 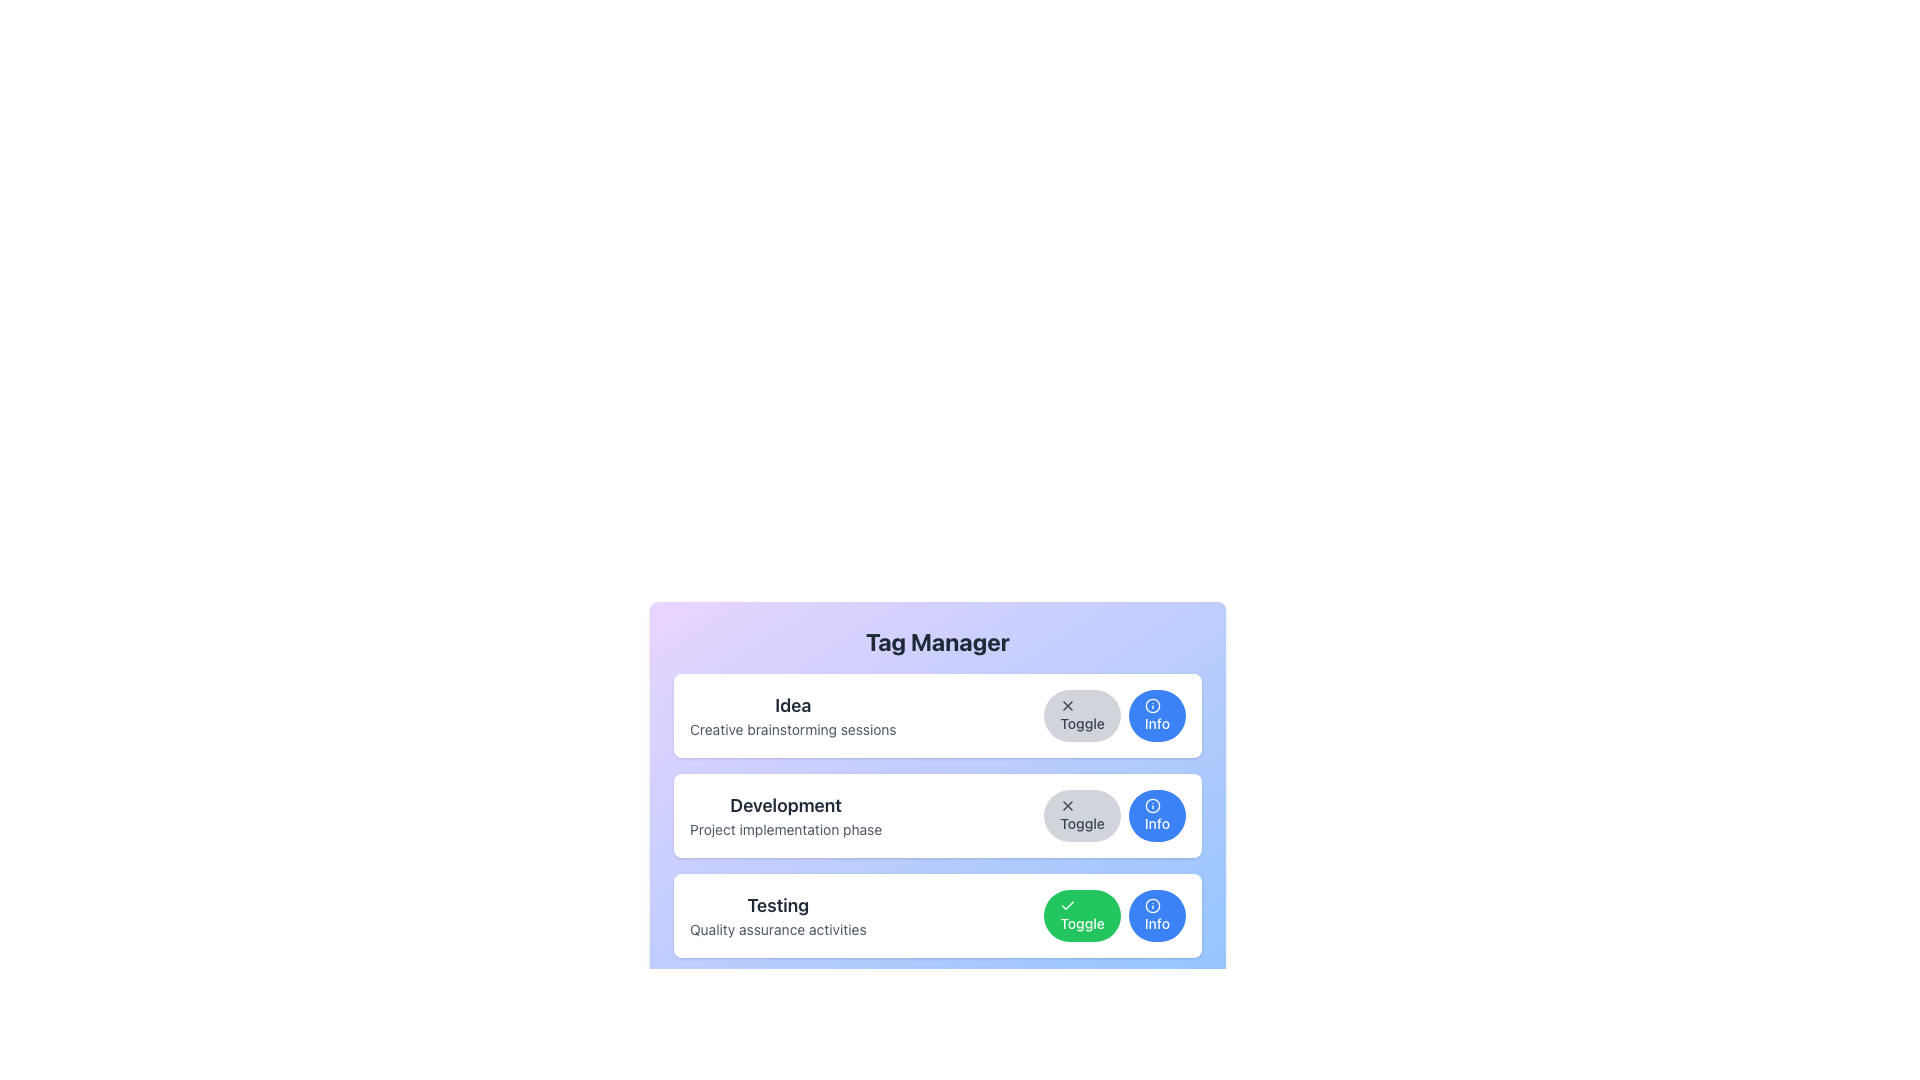 What do you see at coordinates (1114, 816) in the screenshot?
I see `the 'Toggle' and 'Info' buttons in the Button group located in the 'Development' section` at bounding box center [1114, 816].